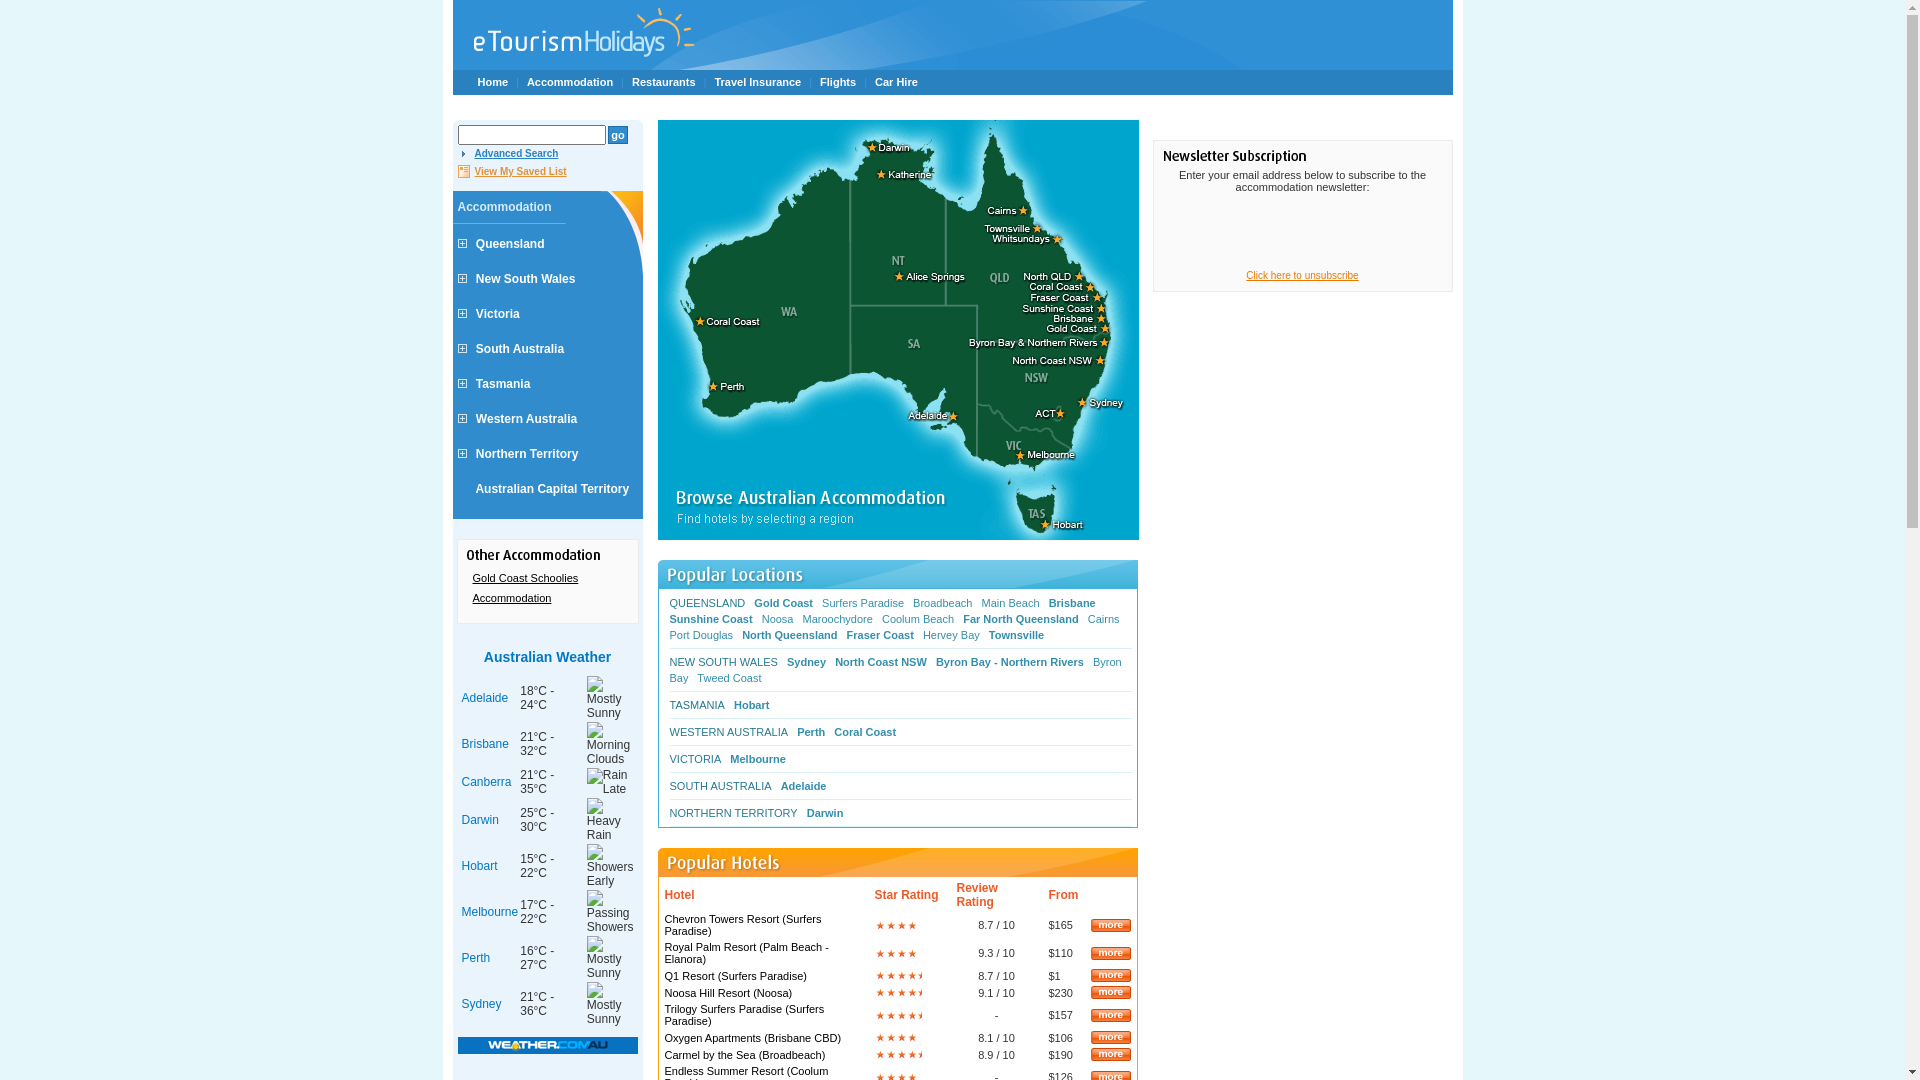 The height and width of the screenshot is (1080, 1920). What do you see at coordinates (723, 785) in the screenshot?
I see `'SOUTH AUSTRALIA'` at bounding box center [723, 785].